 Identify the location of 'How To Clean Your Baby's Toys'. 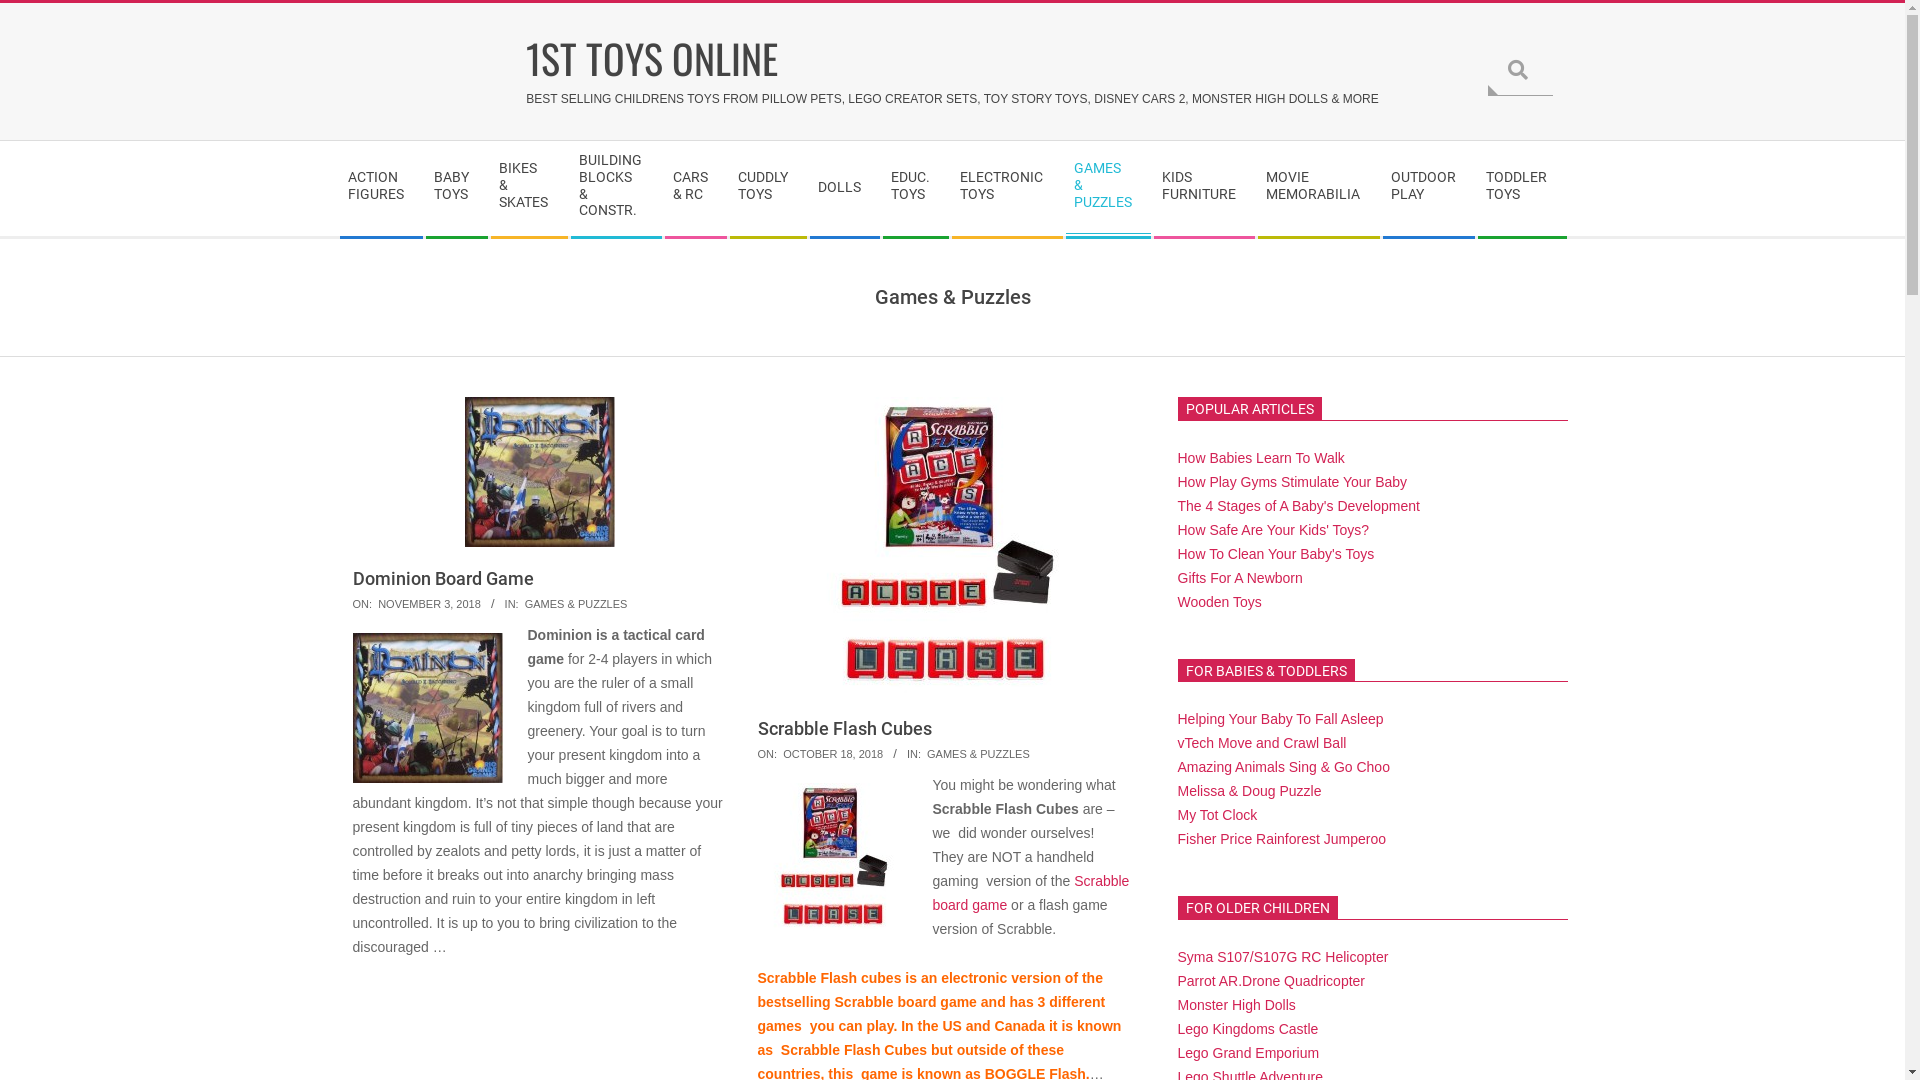
(1275, 554).